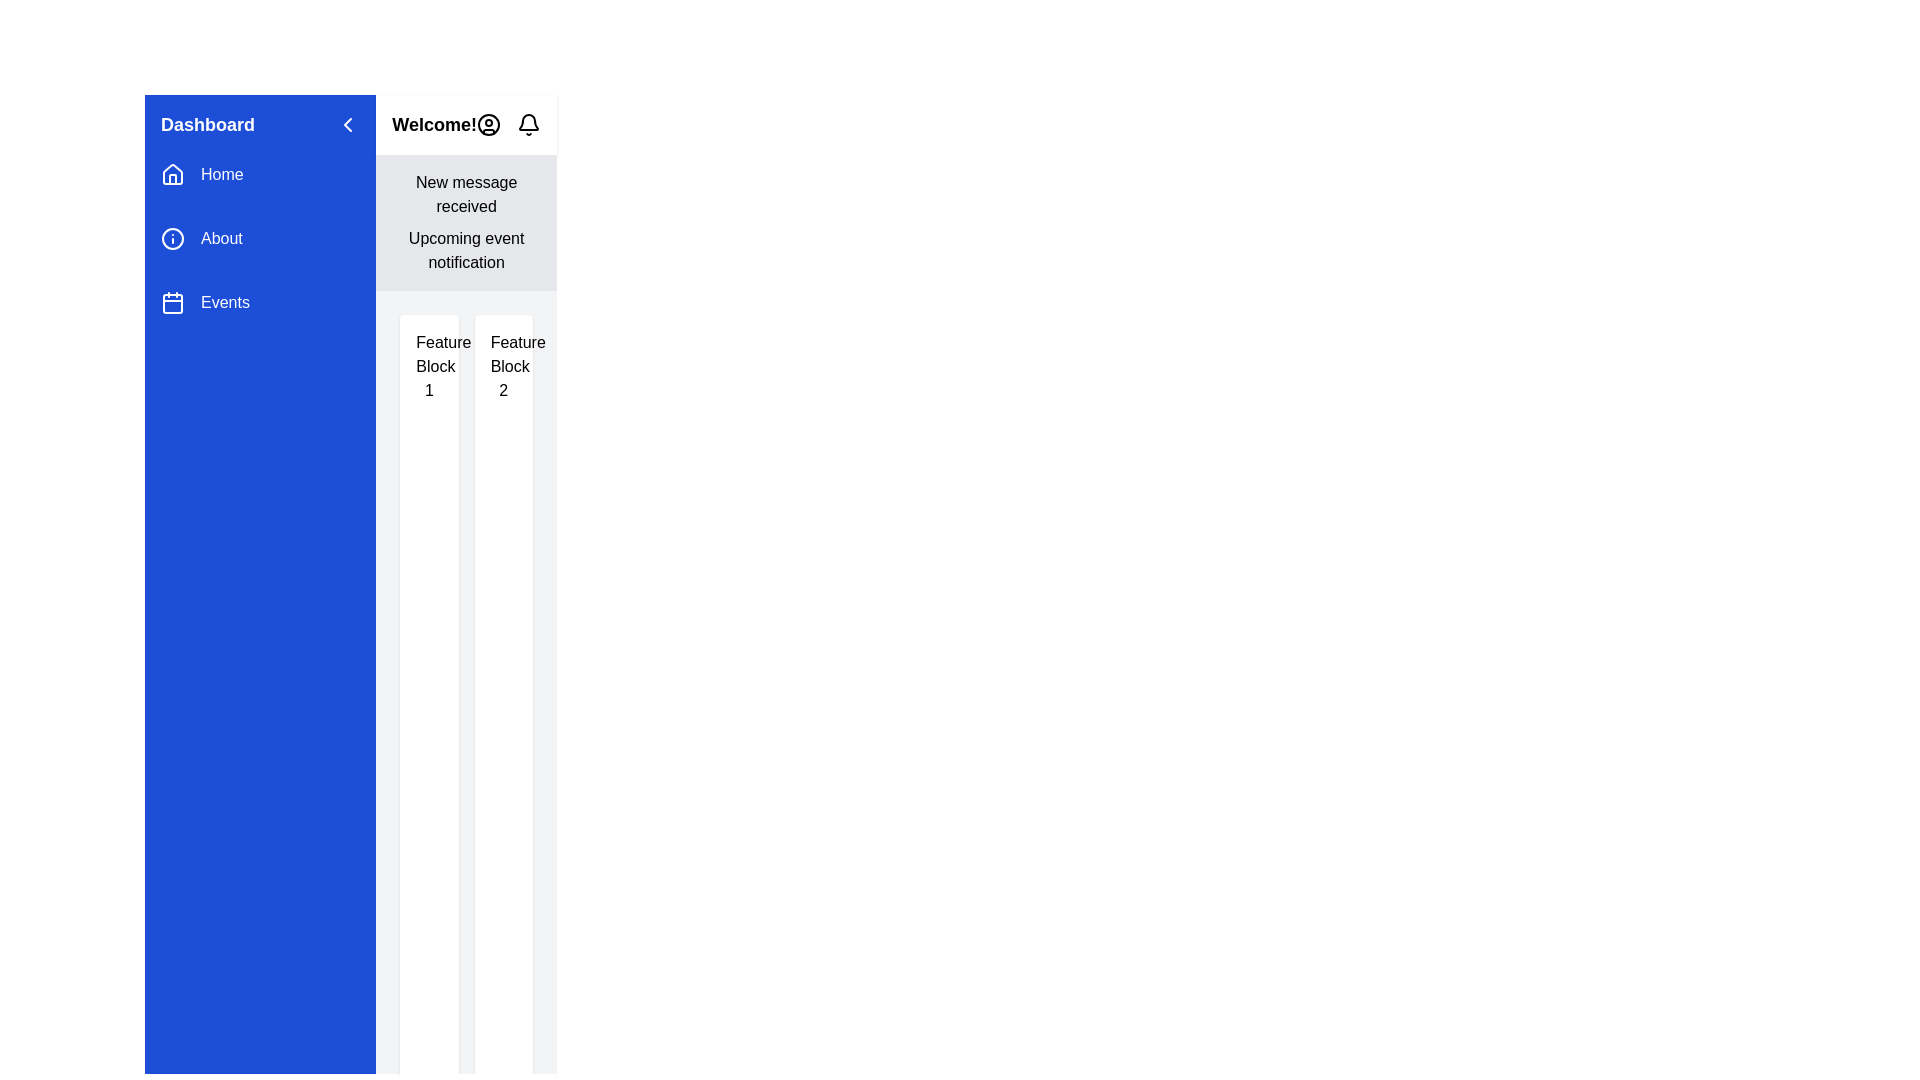 The height and width of the screenshot is (1080, 1920). What do you see at coordinates (207, 124) in the screenshot?
I see `the 'Dashboard' text label located in the left navigation menu, which is the first element in the panel with a blue background` at bounding box center [207, 124].